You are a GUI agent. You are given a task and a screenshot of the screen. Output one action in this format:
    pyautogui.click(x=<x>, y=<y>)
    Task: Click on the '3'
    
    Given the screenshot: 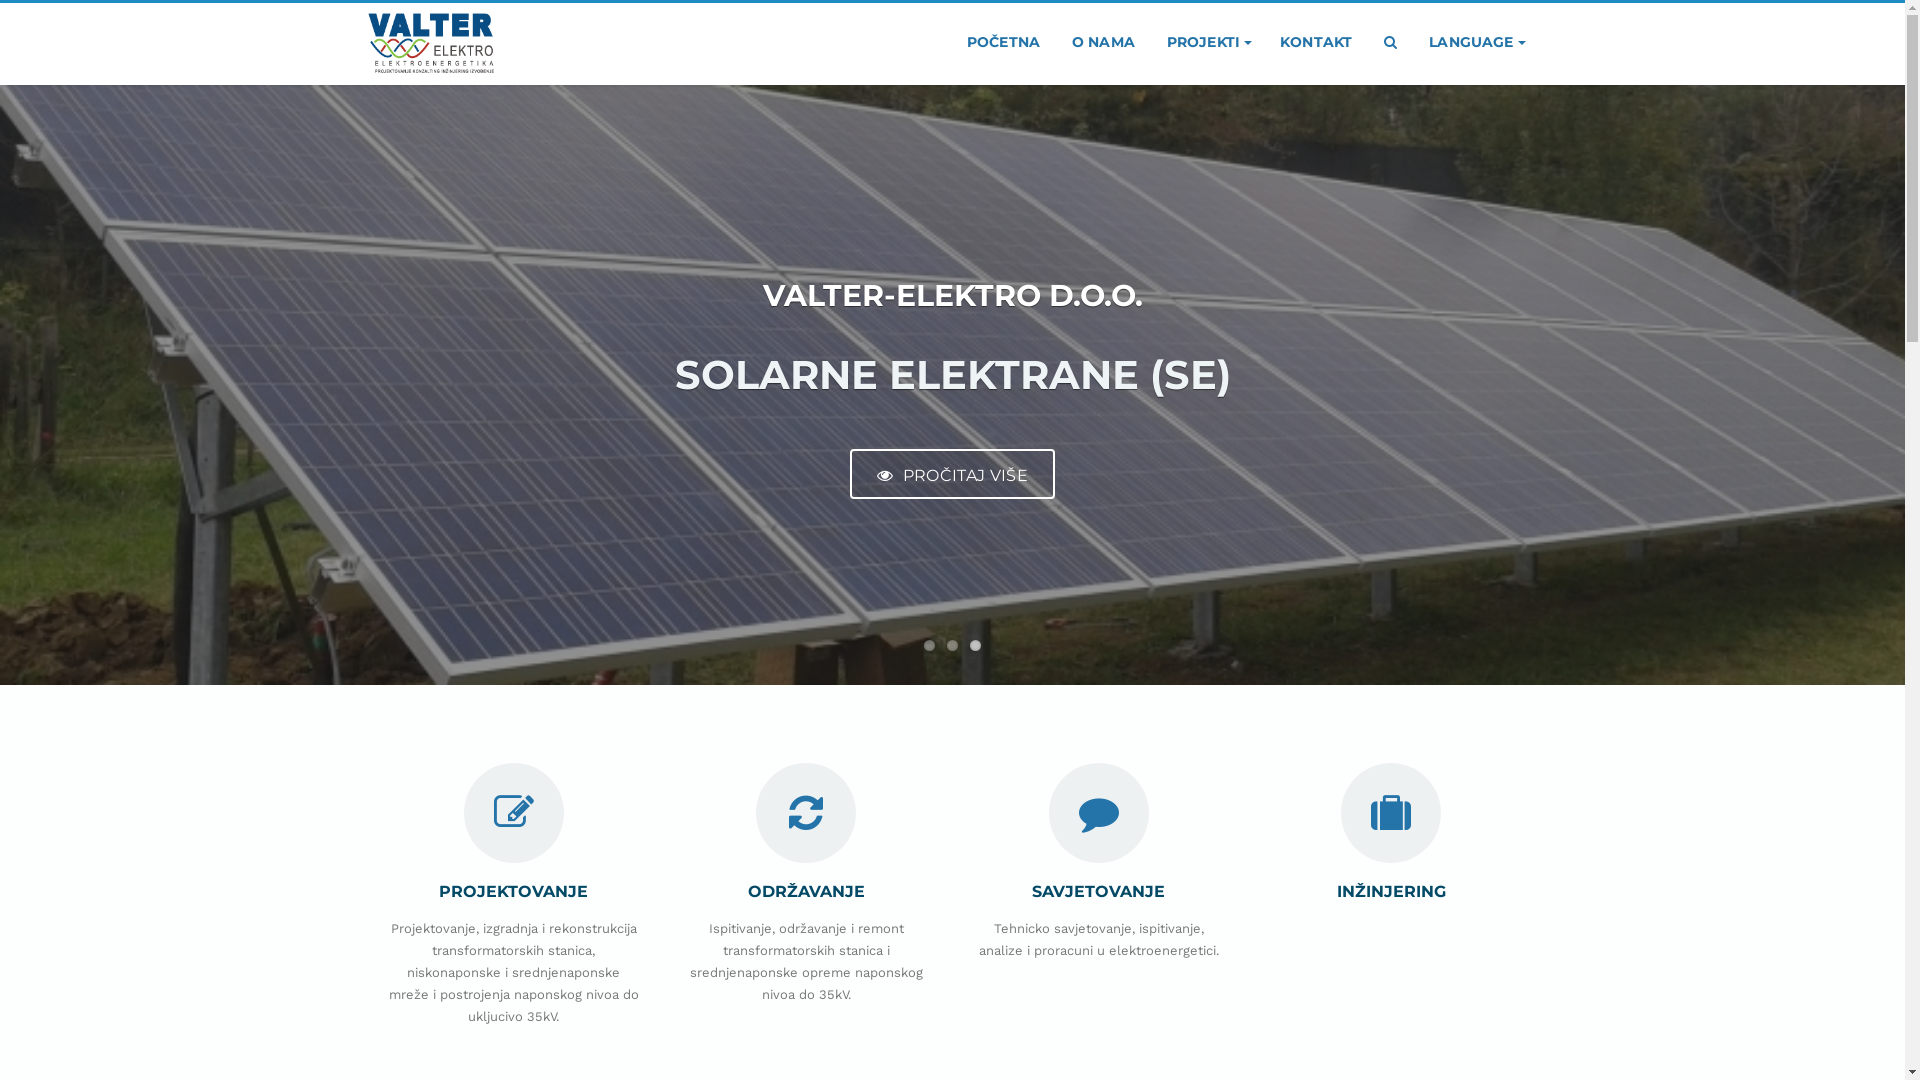 What is the action you would take?
    pyautogui.click(x=969, y=645)
    